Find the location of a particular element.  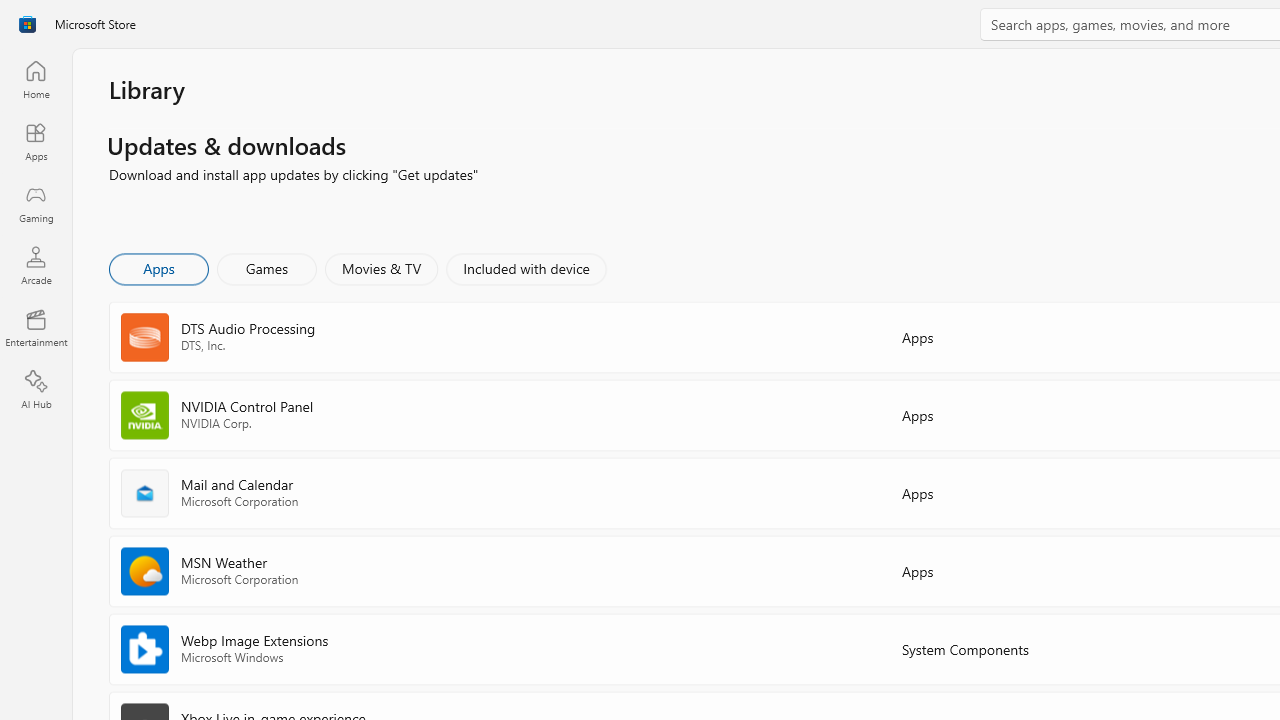

'Games' is located at coordinates (266, 267).